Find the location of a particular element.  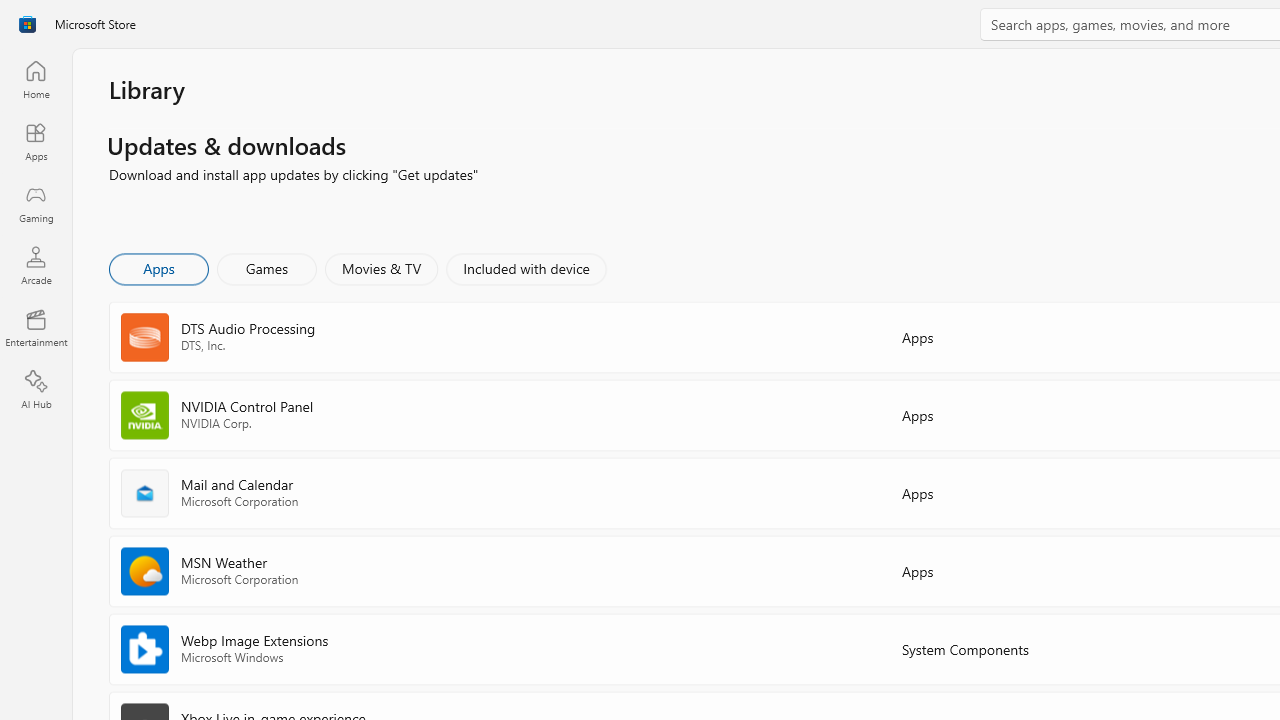

'Games' is located at coordinates (266, 267).